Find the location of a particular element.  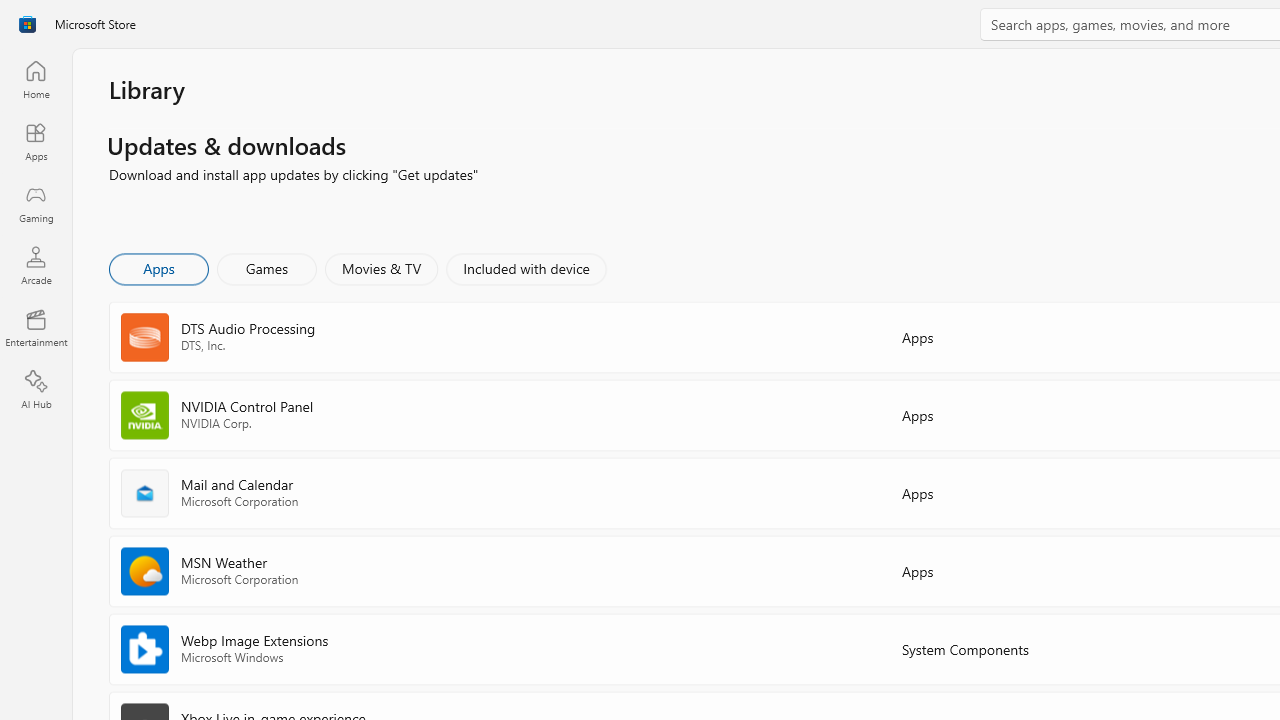

'Games' is located at coordinates (266, 267).